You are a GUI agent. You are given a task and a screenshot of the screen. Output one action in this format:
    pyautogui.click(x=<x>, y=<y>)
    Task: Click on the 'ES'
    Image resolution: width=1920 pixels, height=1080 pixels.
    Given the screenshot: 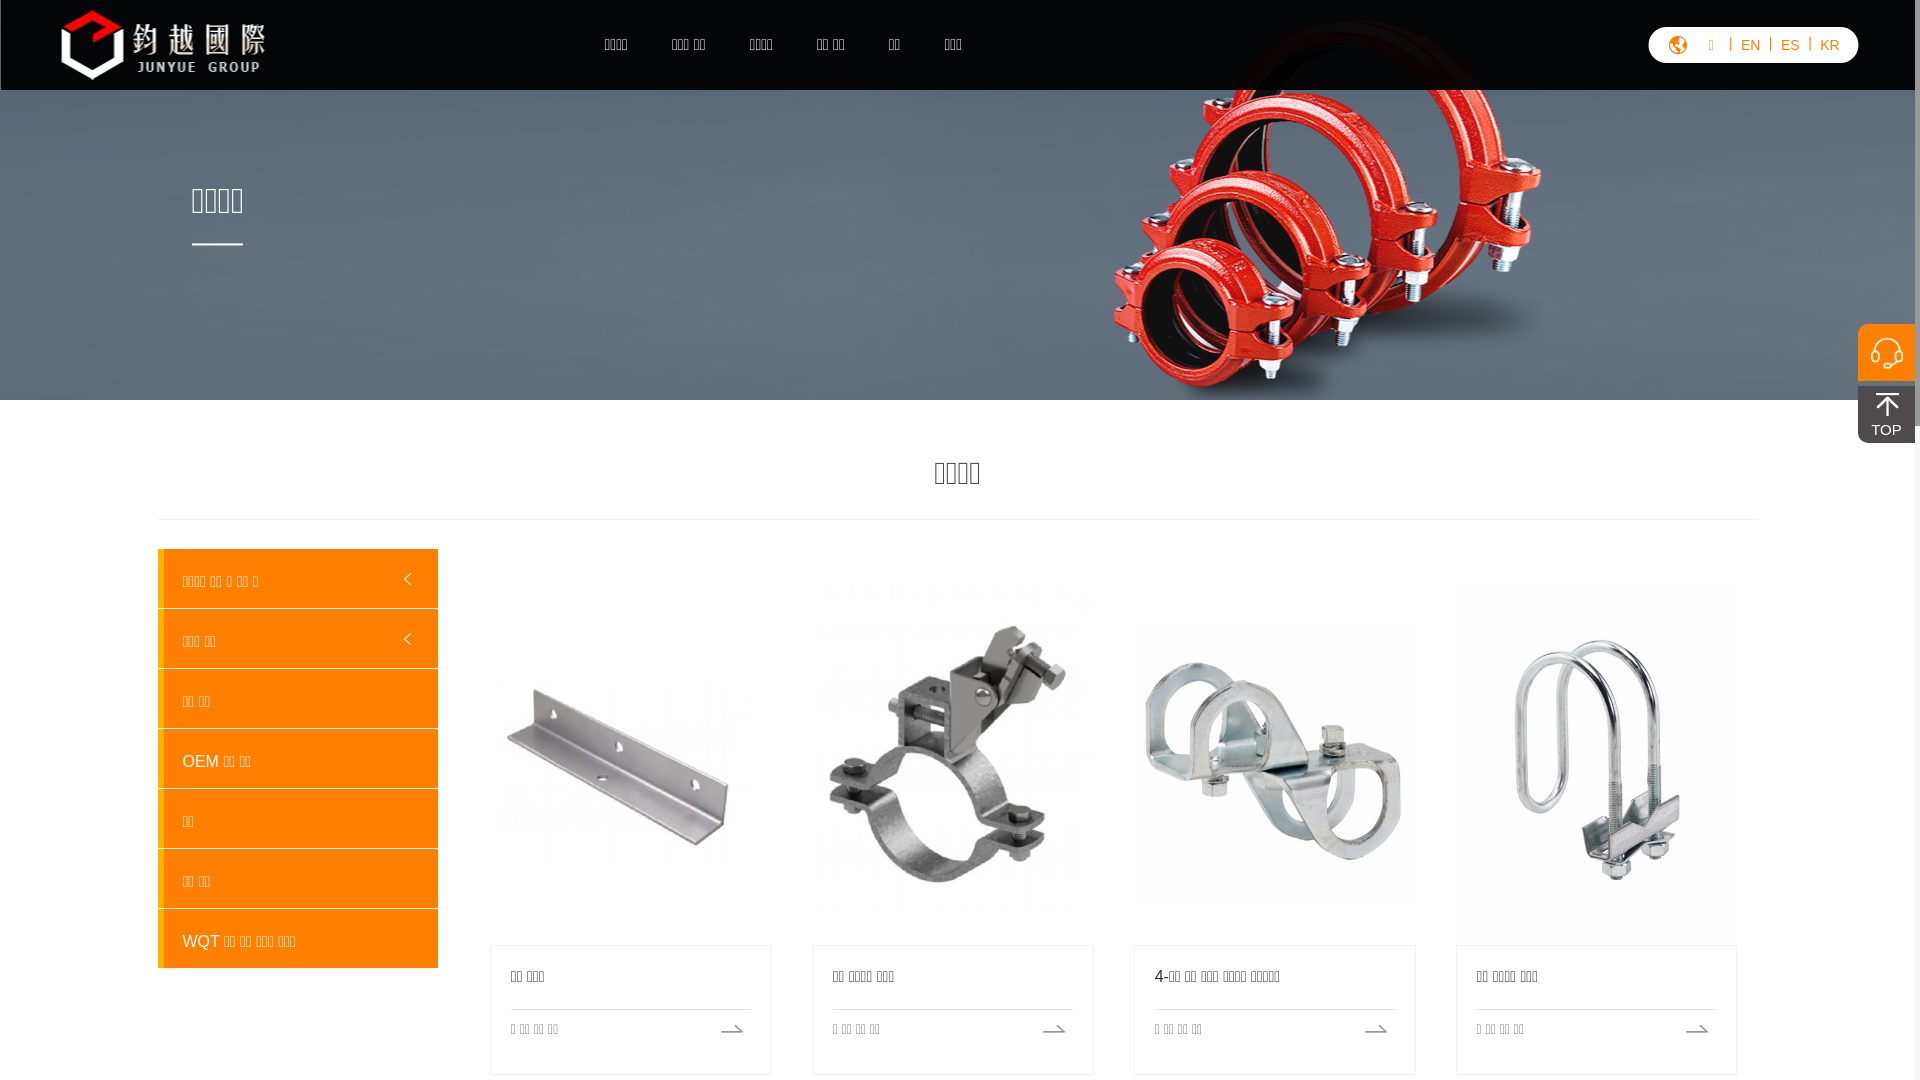 What is the action you would take?
    pyautogui.click(x=1790, y=45)
    